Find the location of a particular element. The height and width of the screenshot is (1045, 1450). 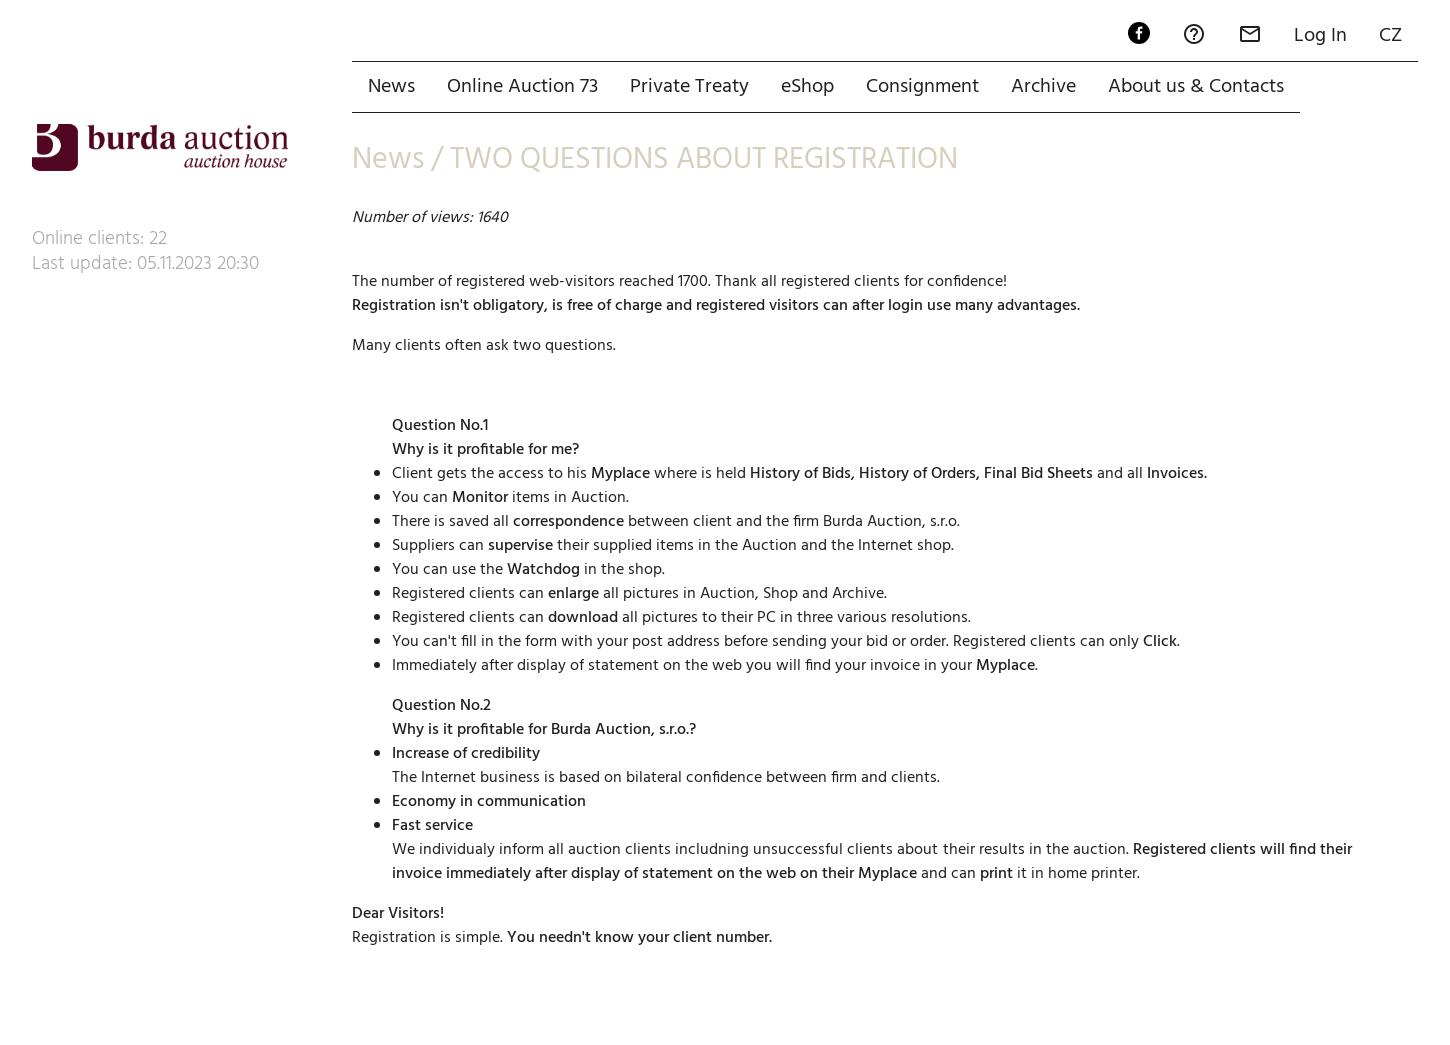

'There is saved all' is located at coordinates (451, 449).